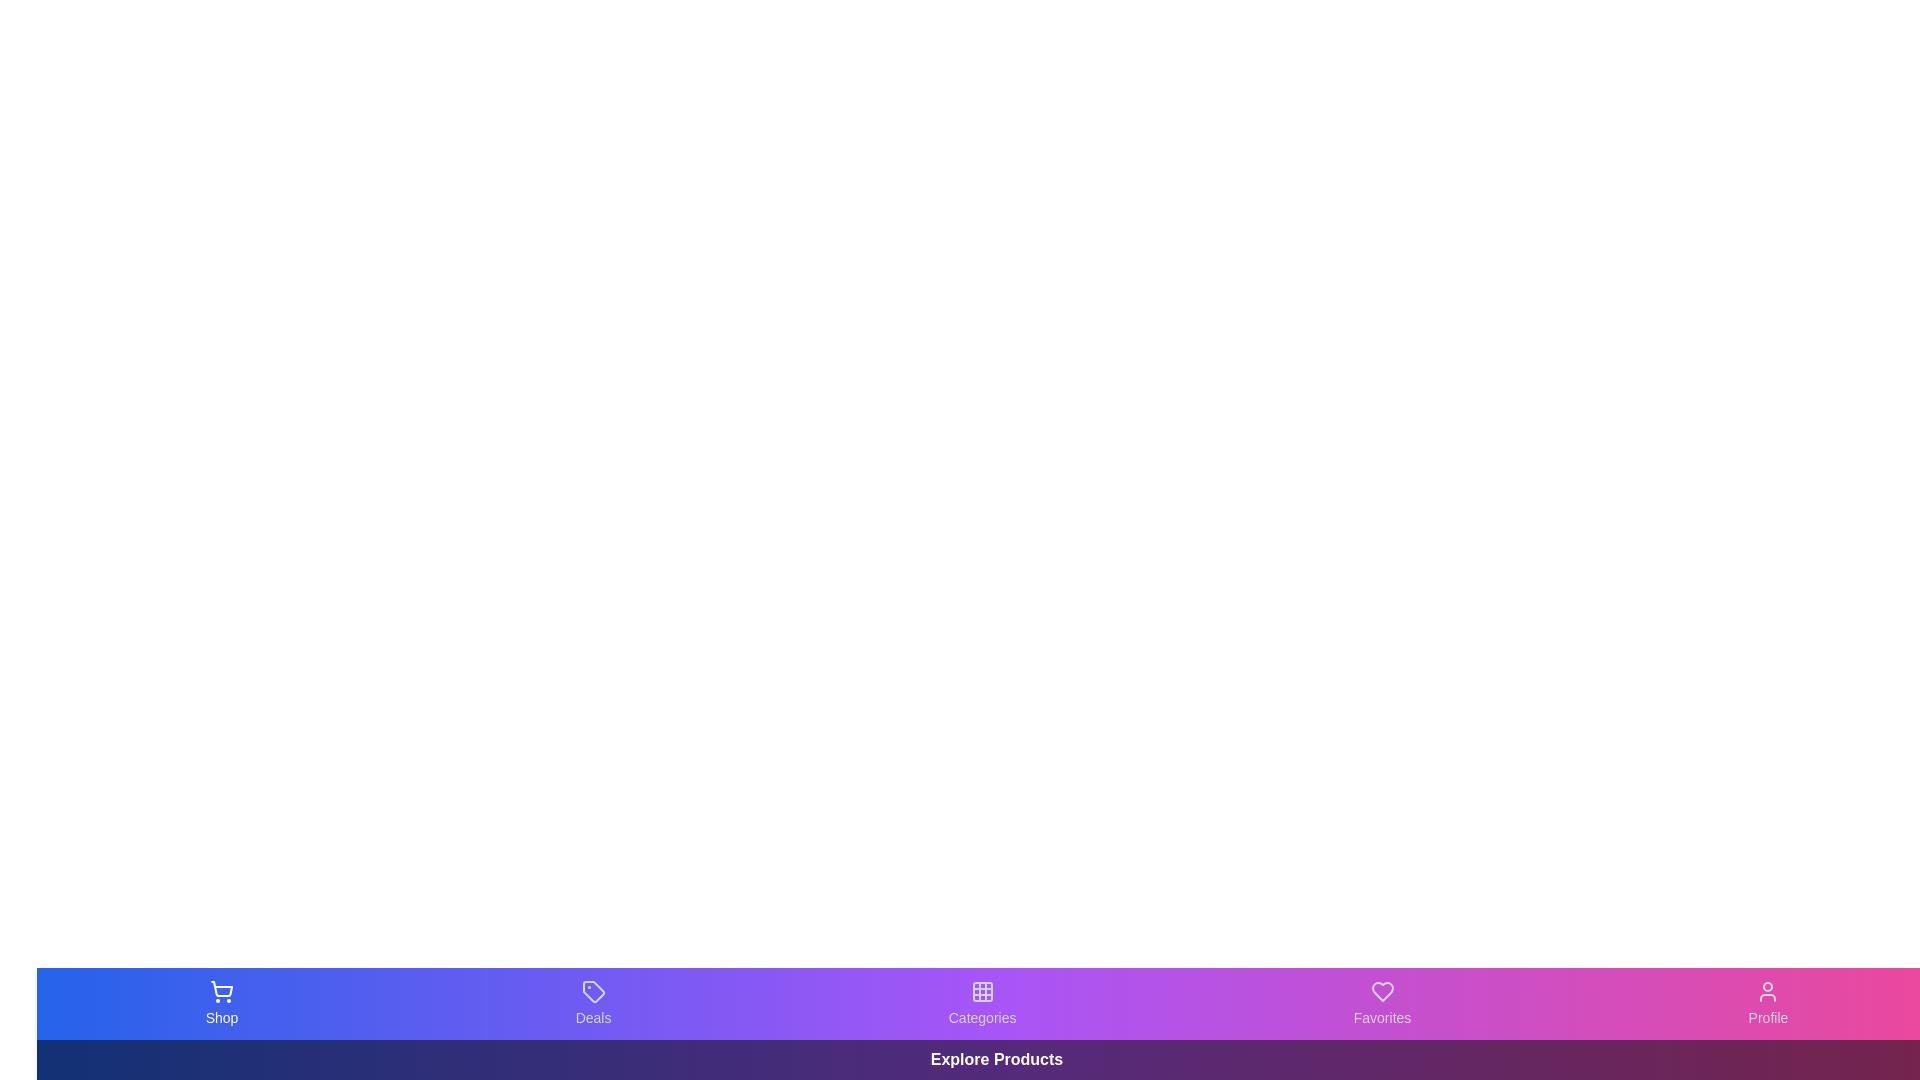 This screenshot has height=1080, width=1920. What do you see at coordinates (221, 1003) in the screenshot?
I see `the button labeled Shop to inspect its visual hover effect` at bounding box center [221, 1003].